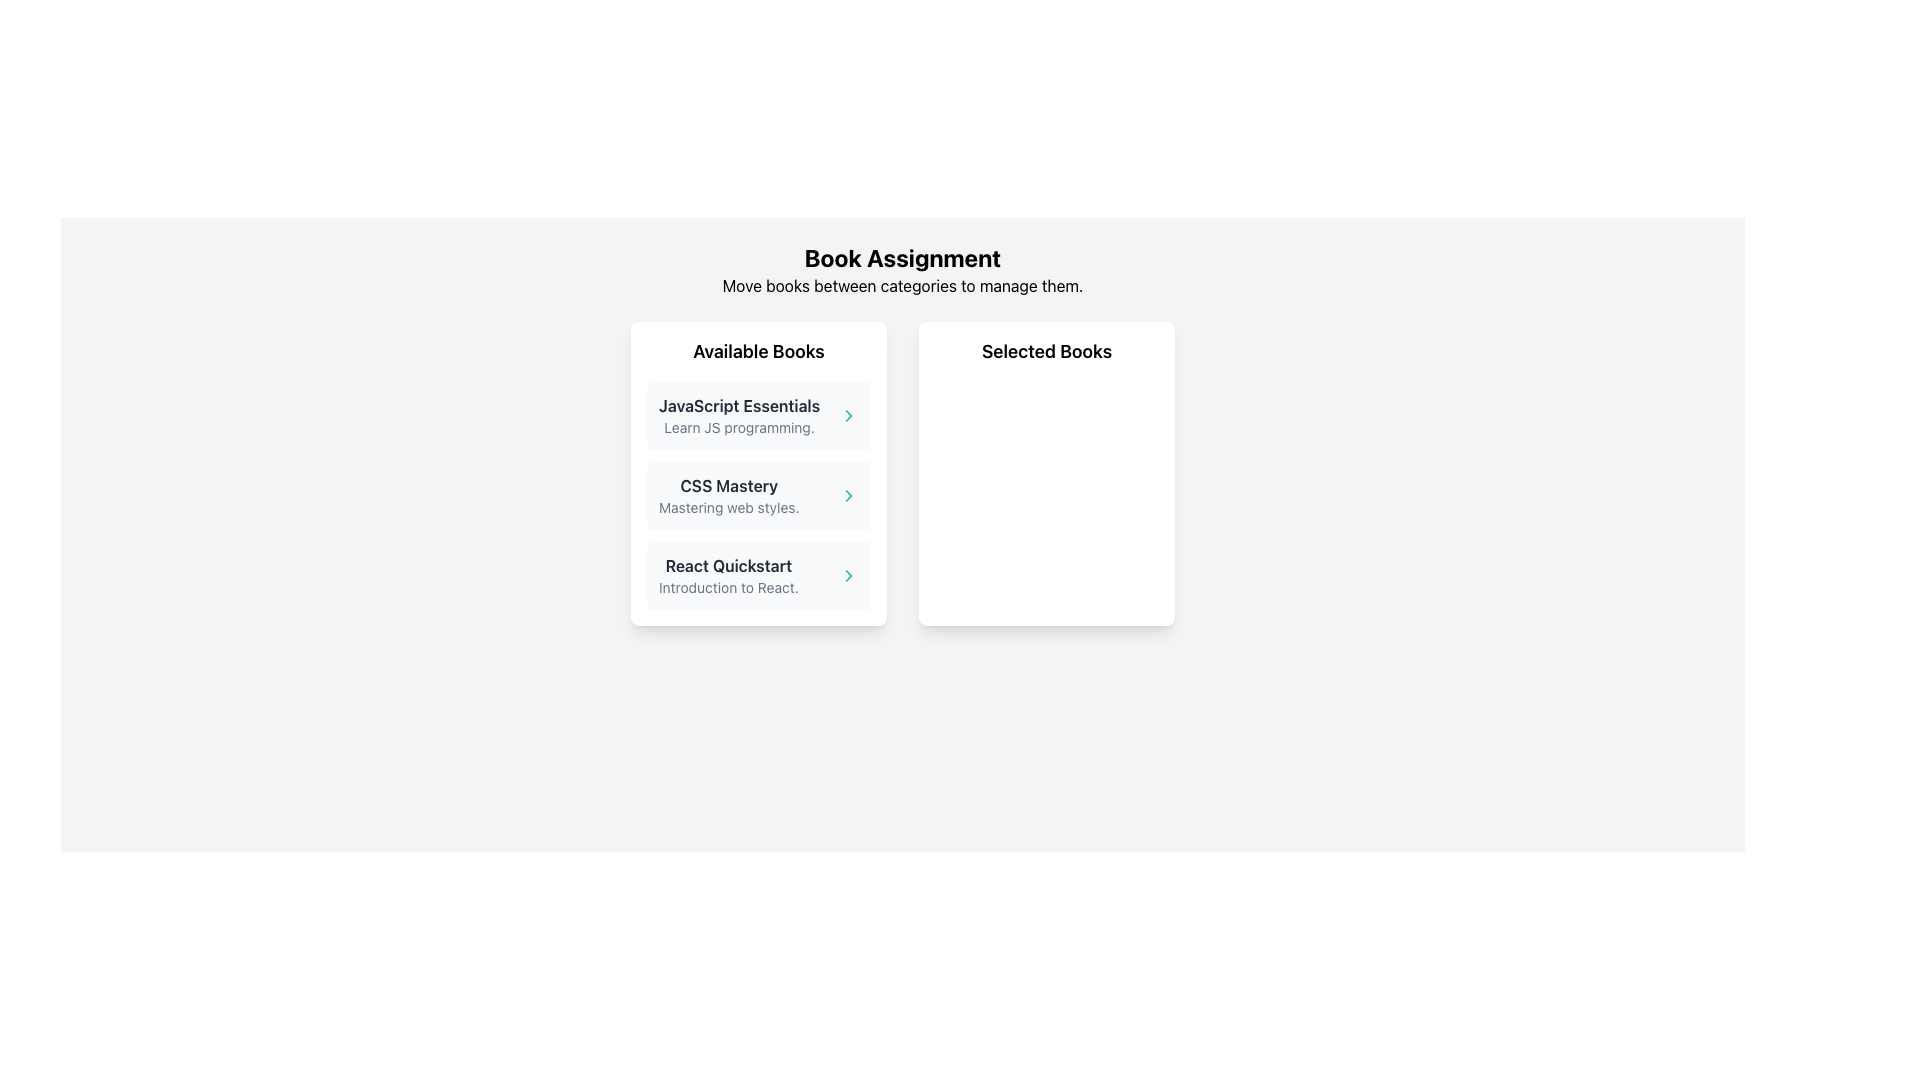 The height and width of the screenshot is (1080, 1920). What do you see at coordinates (901, 270) in the screenshot?
I see `the text block labeled 'Book Assignment' which has a bold header and a subheader describing book management` at bounding box center [901, 270].